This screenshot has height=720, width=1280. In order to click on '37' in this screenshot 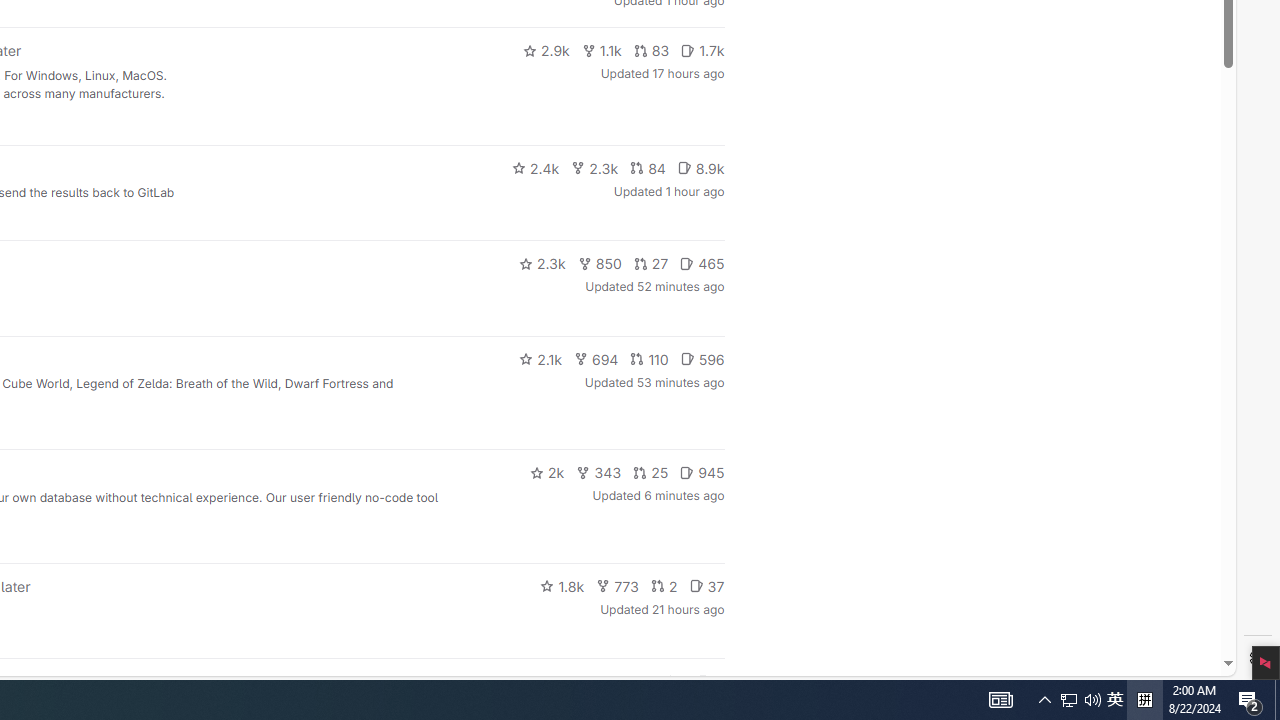, I will do `click(706, 585)`.